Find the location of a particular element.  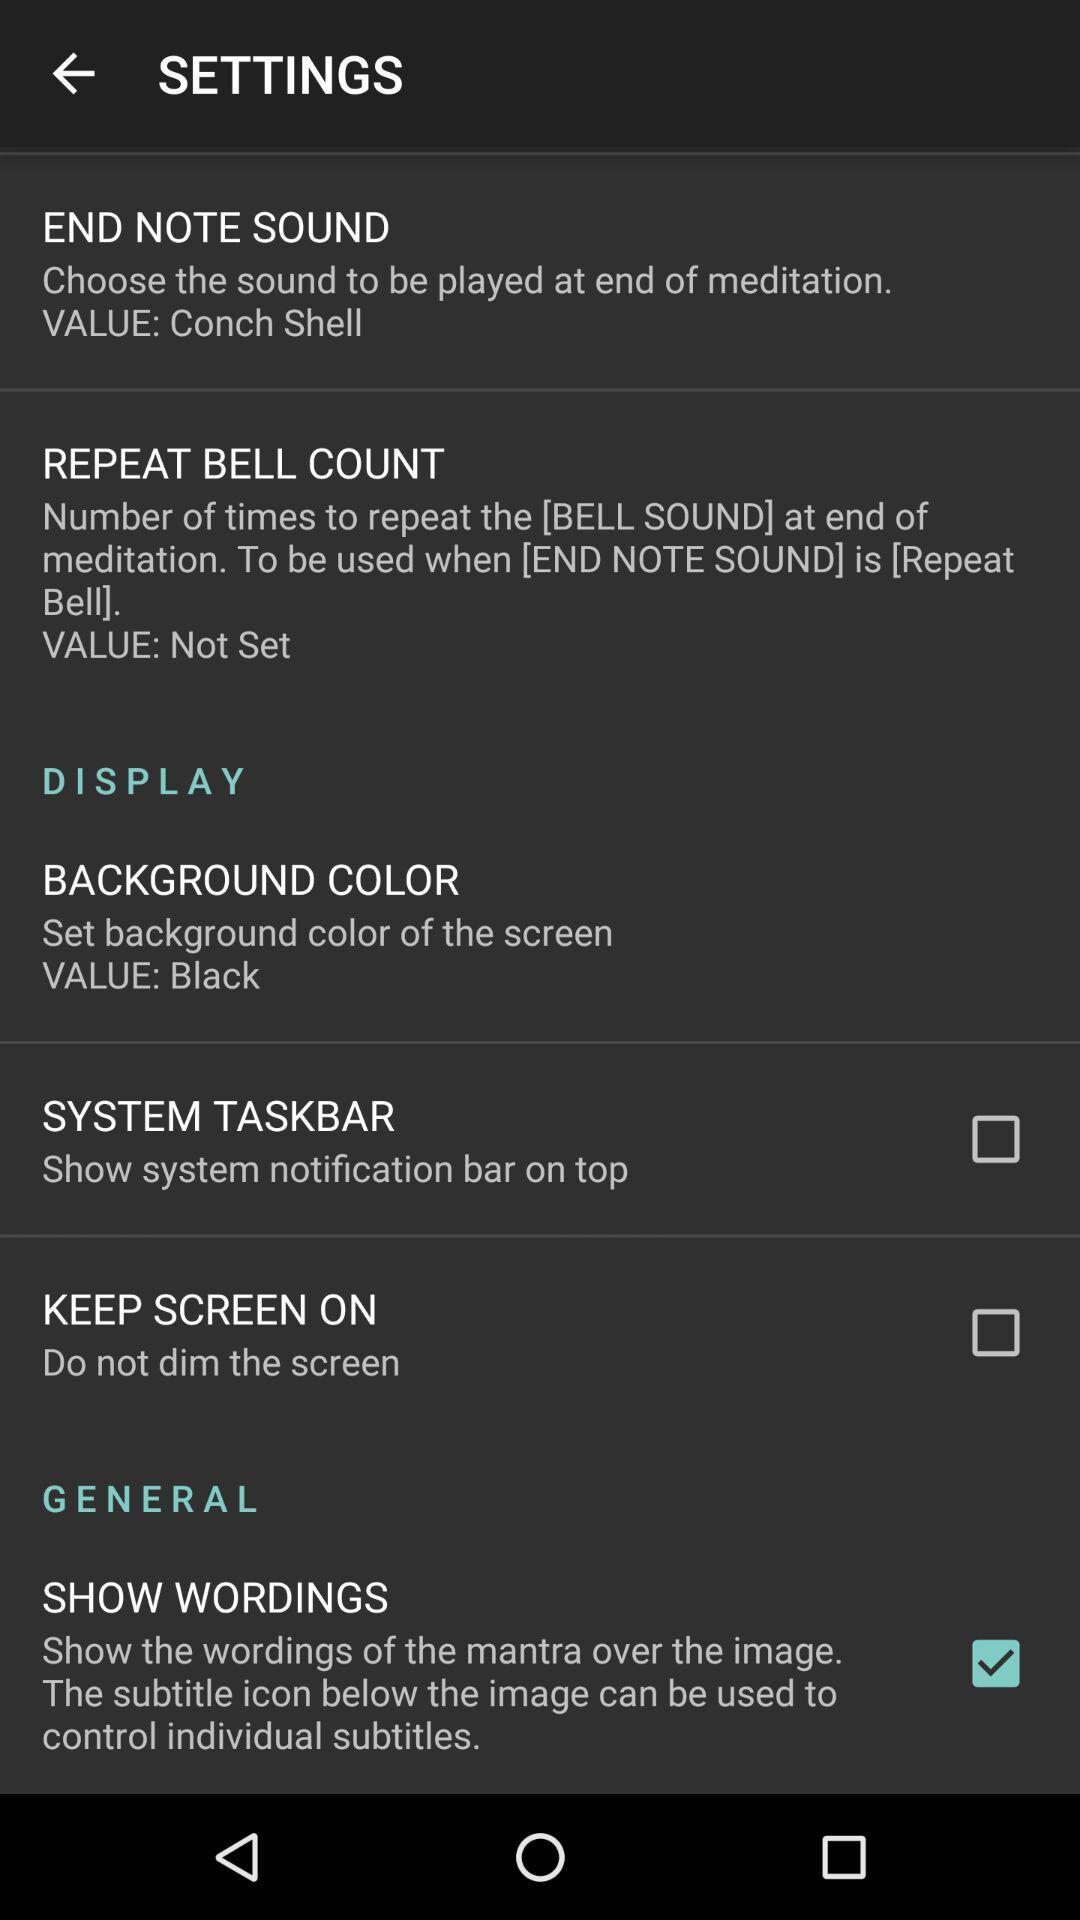

the item above the end note sound is located at coordinates (72, 73).